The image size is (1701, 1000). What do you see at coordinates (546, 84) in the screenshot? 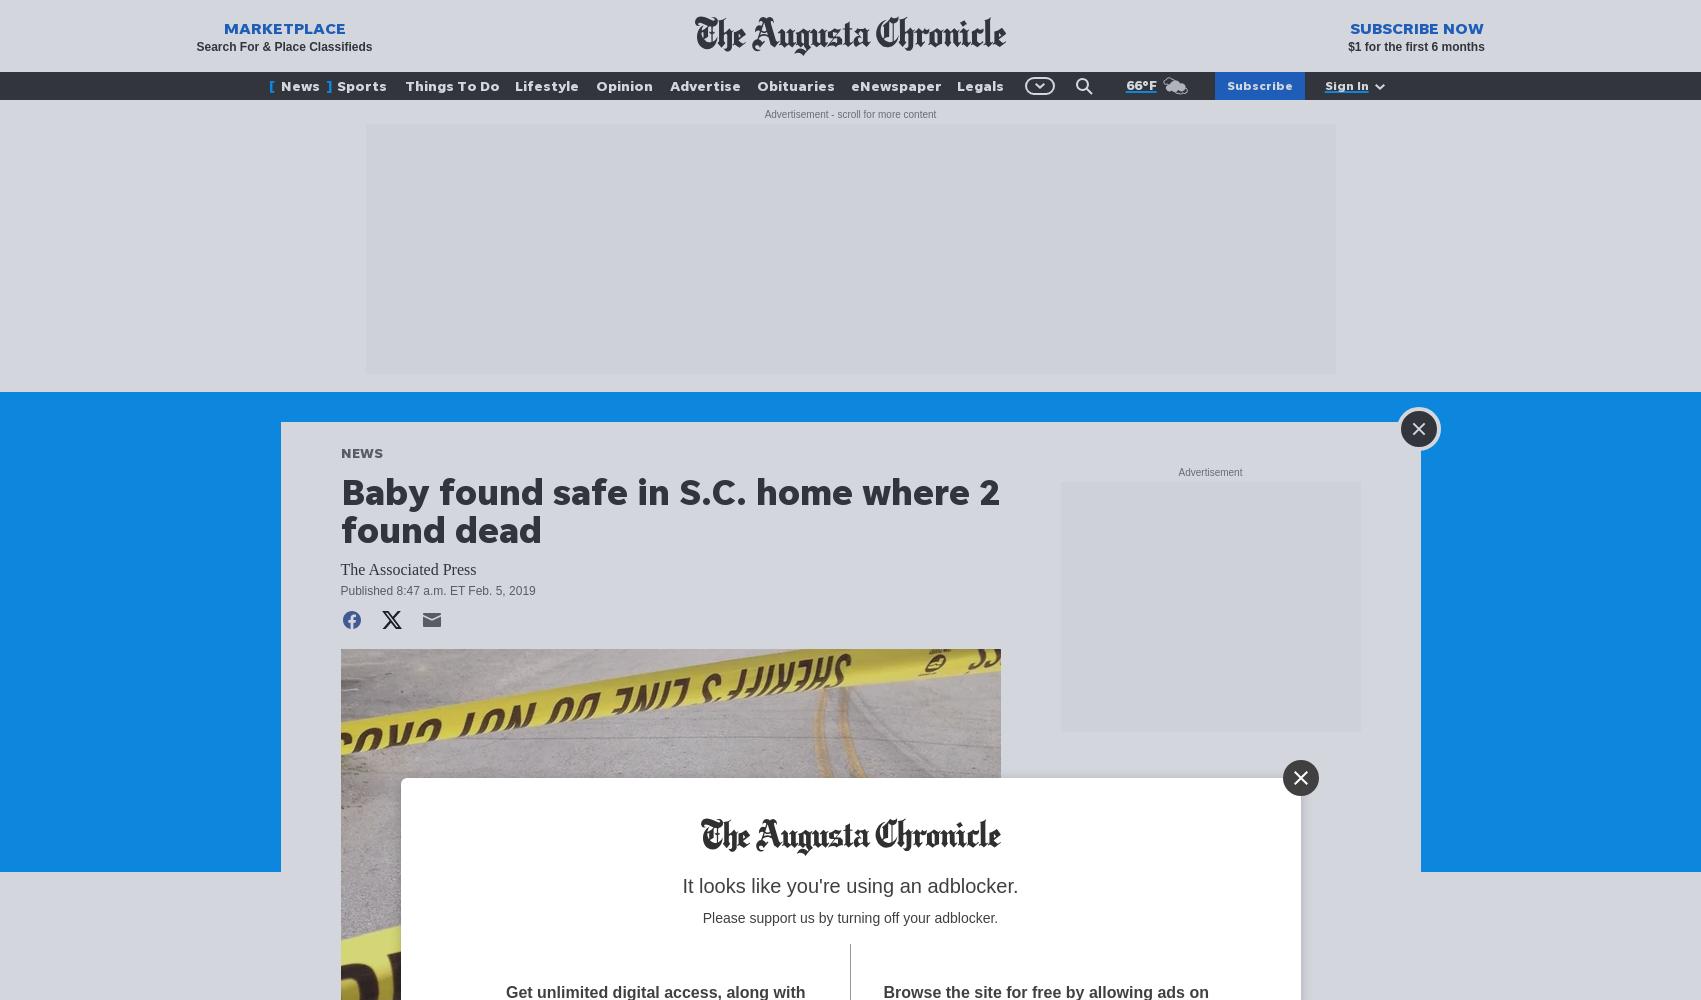
I see `'Lifestyle'` at bounding box center [546, 84].